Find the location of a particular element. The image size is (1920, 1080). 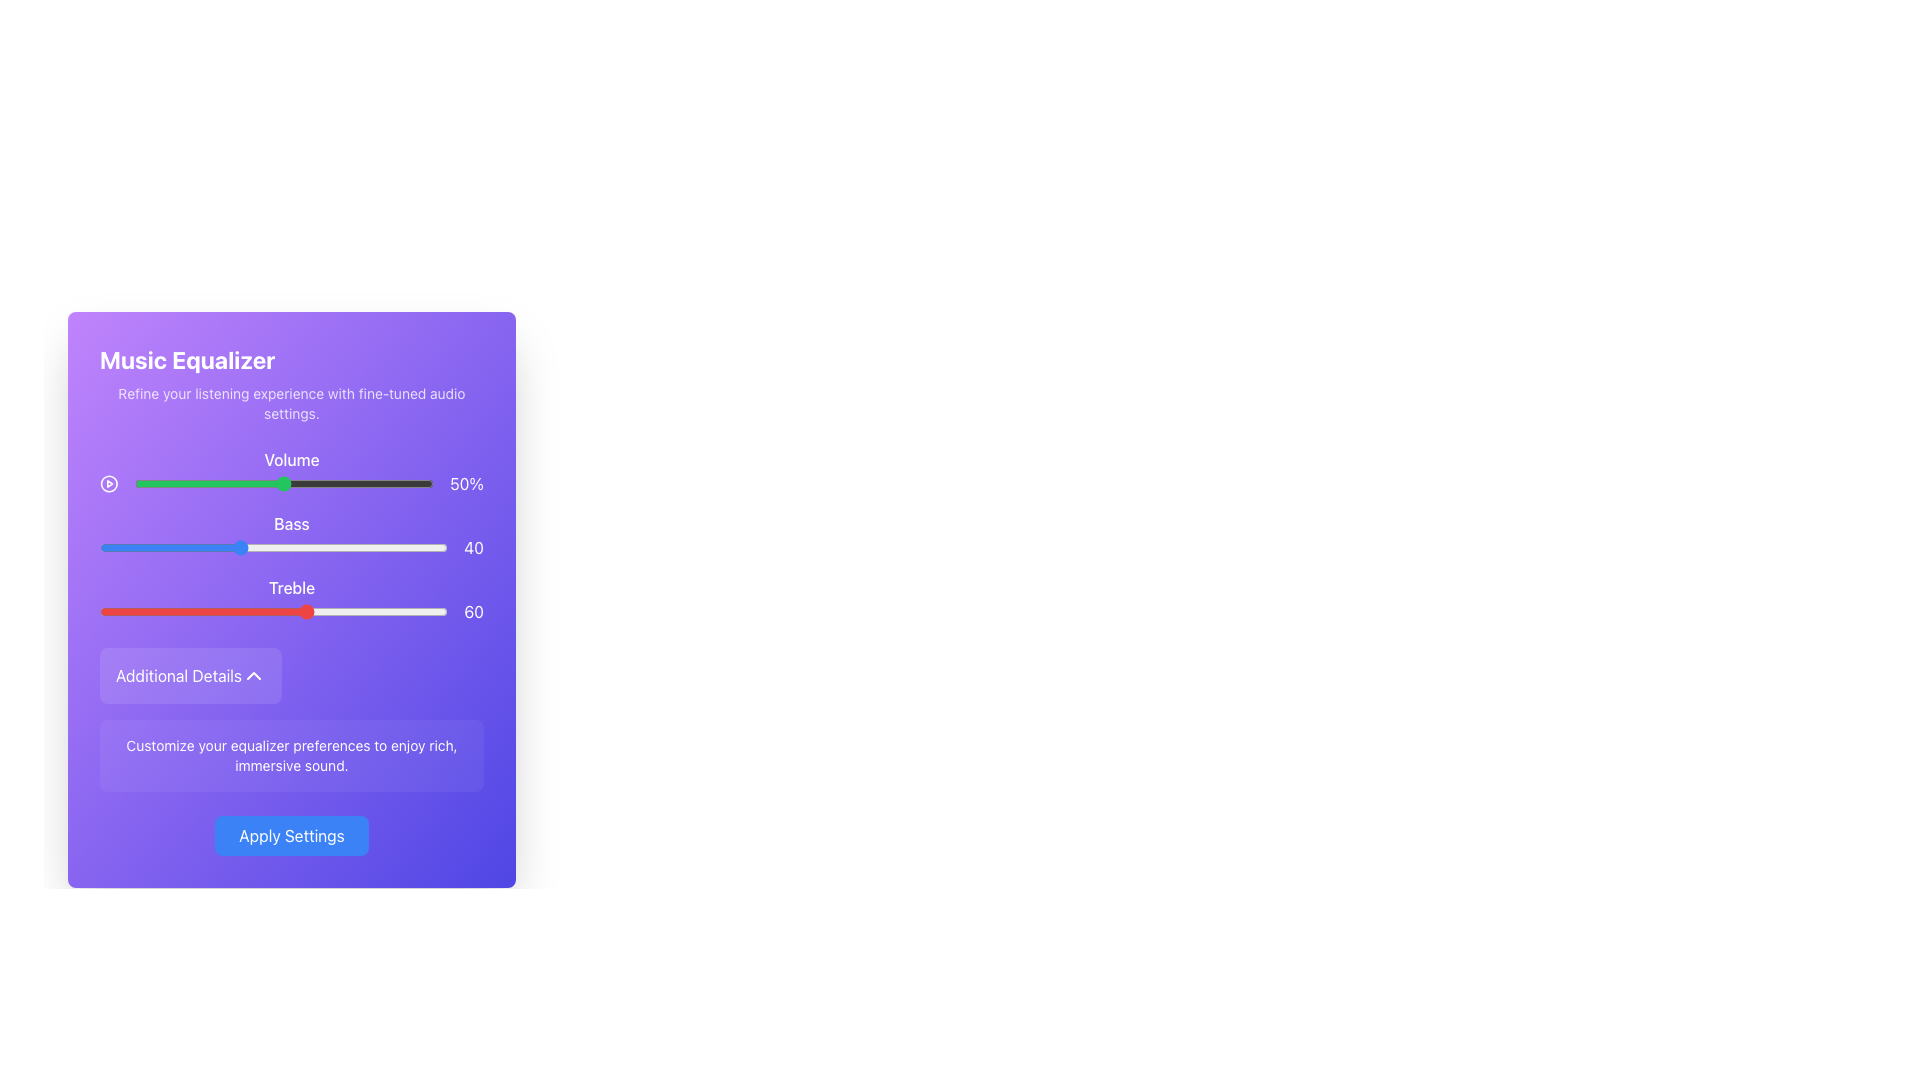

the Treble is located at coordinates (364, 611).